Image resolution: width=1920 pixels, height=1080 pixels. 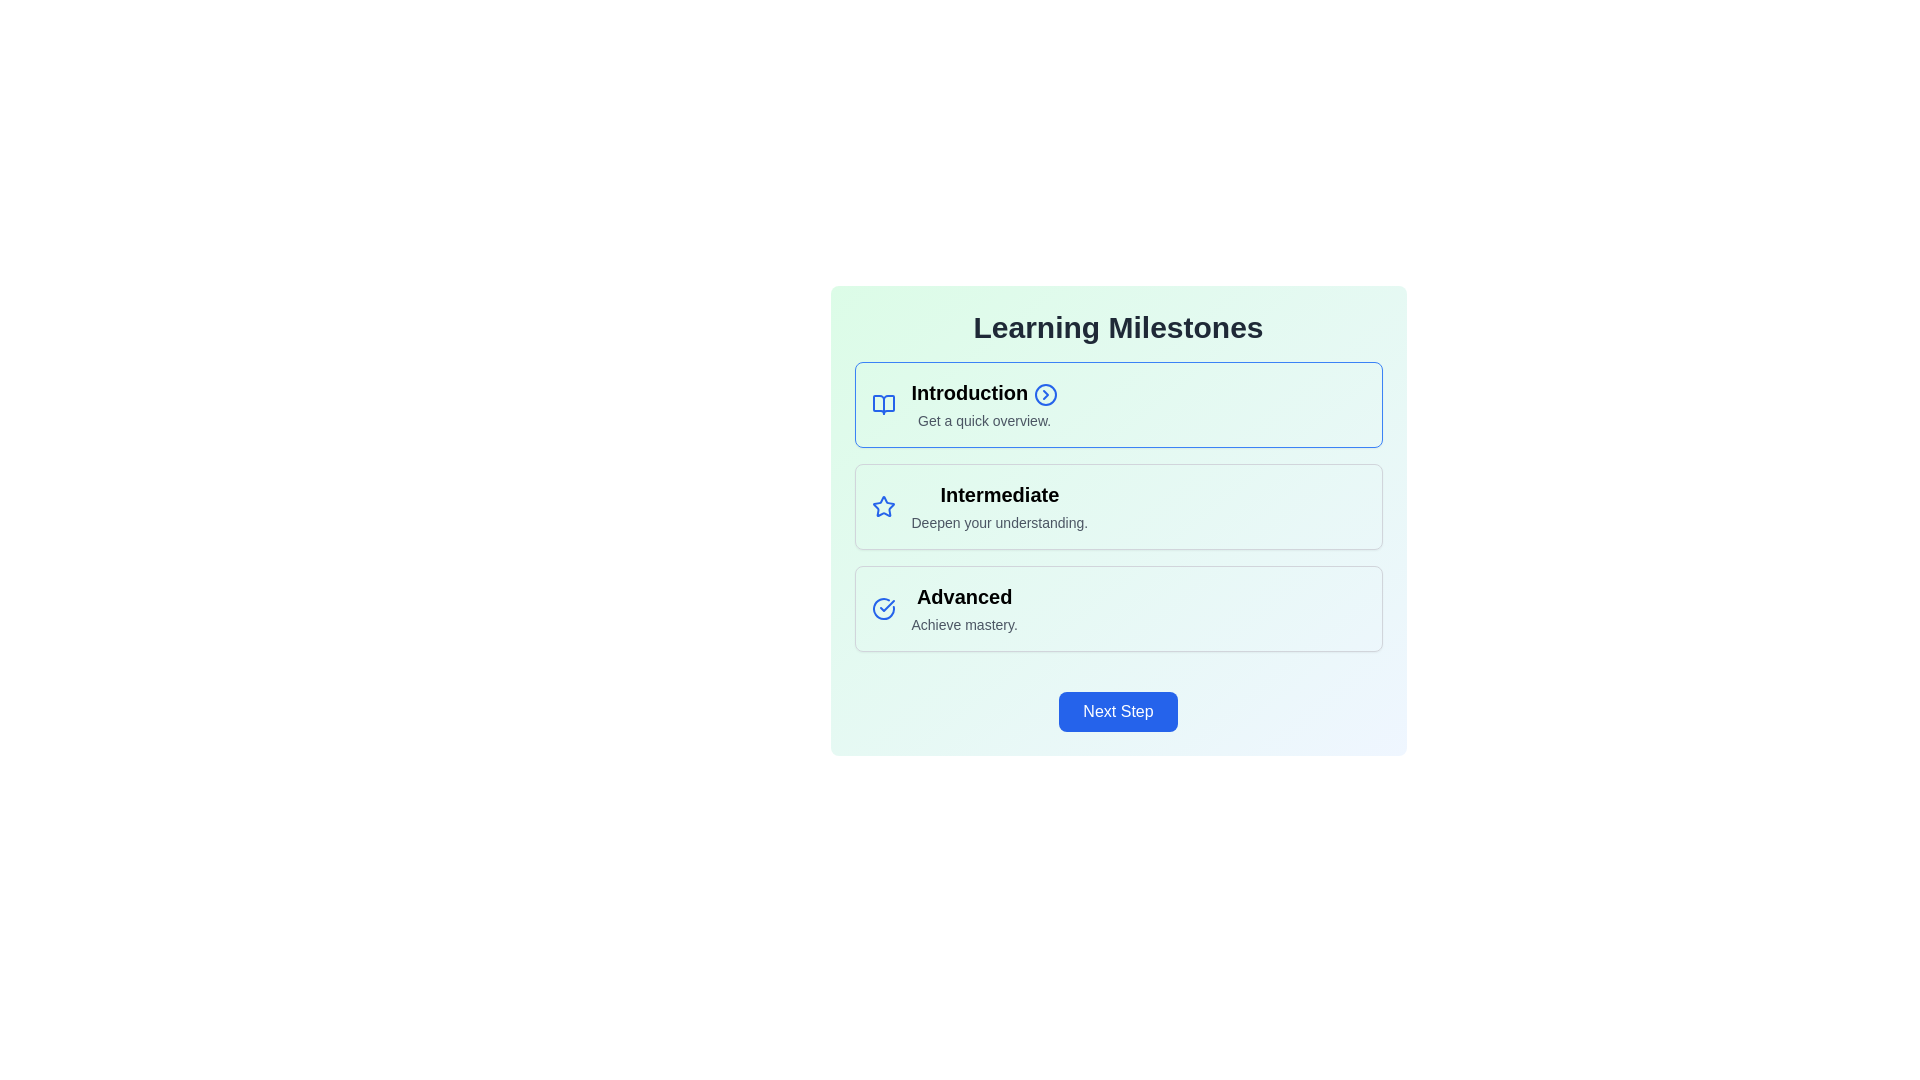 What do you see at coordinates (964, 608) in the screenshot?
I see `the 'Advanced' milestone indicator, which is the third milestone in a vertical sequence, positioned below the 'Introduction' and 'Intermediate' milestones` at bounding box center [964, 608].